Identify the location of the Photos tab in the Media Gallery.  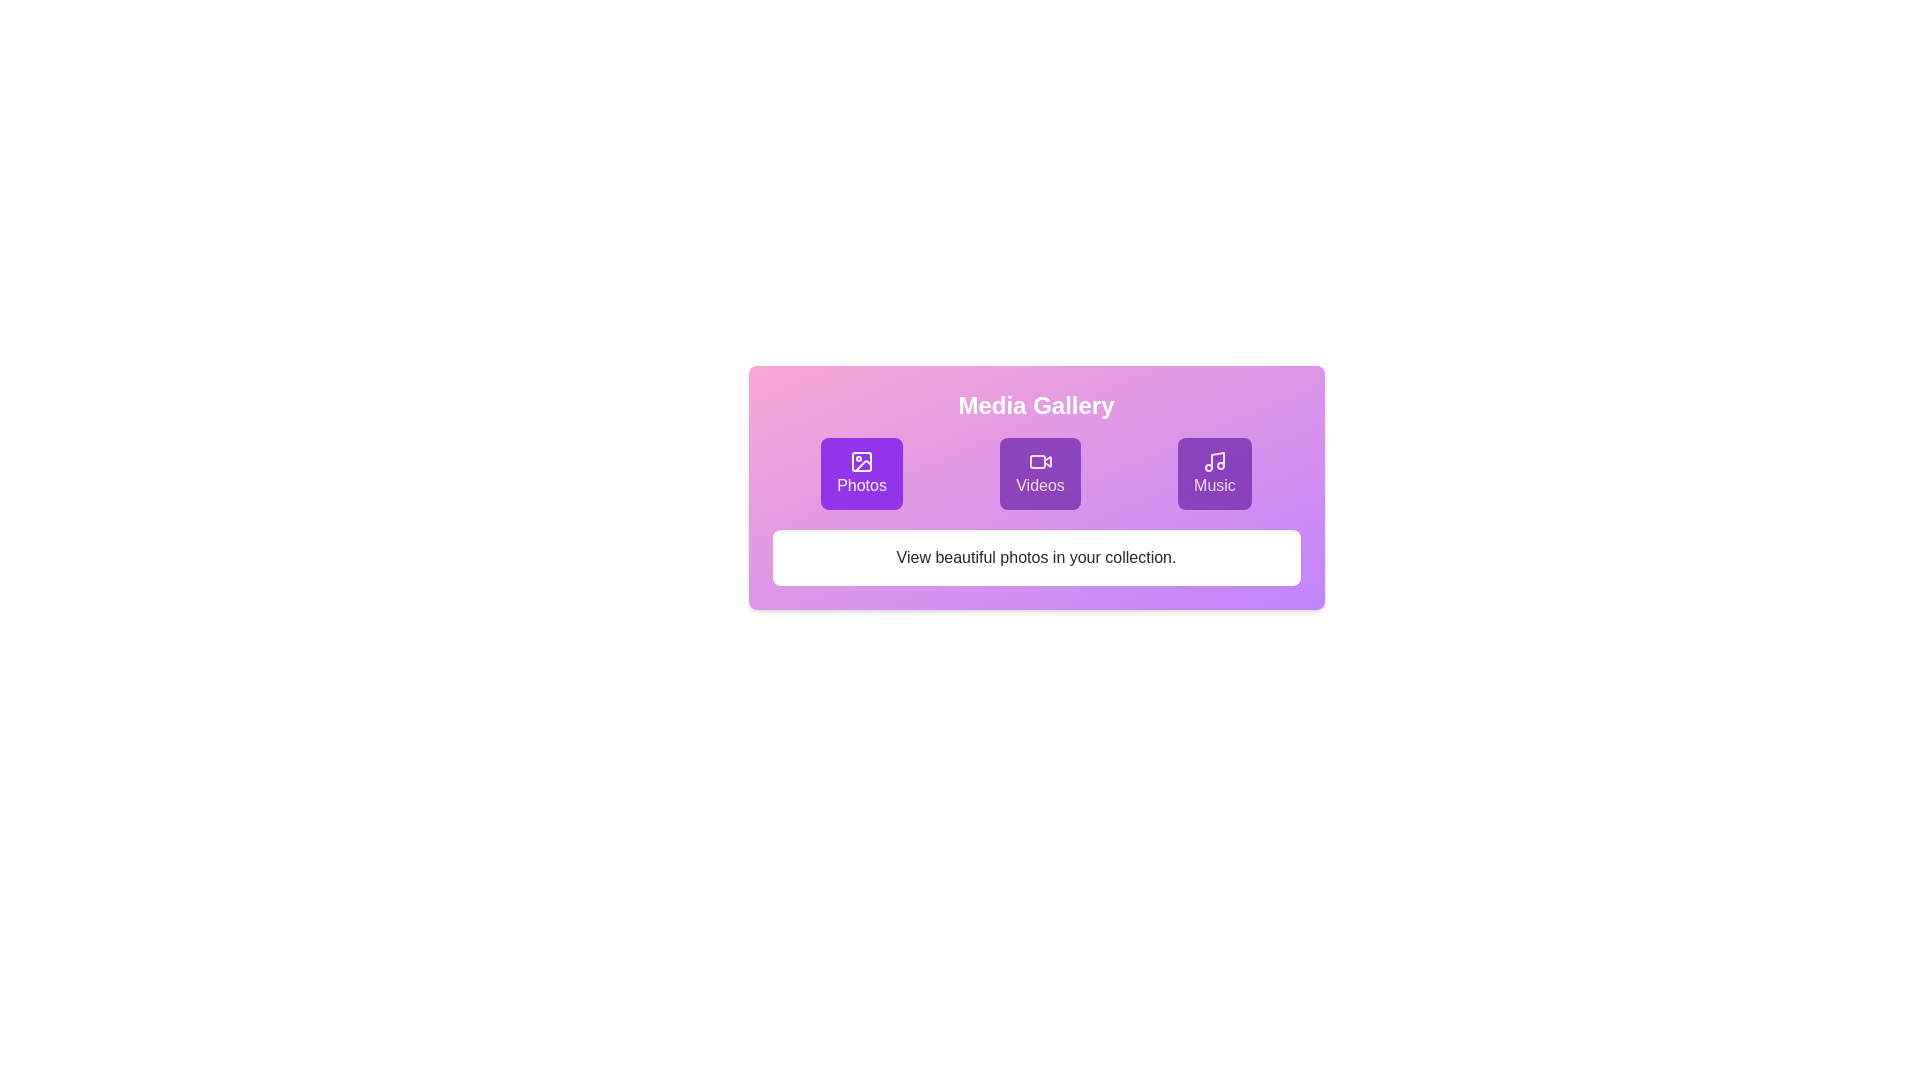
(862, 474).